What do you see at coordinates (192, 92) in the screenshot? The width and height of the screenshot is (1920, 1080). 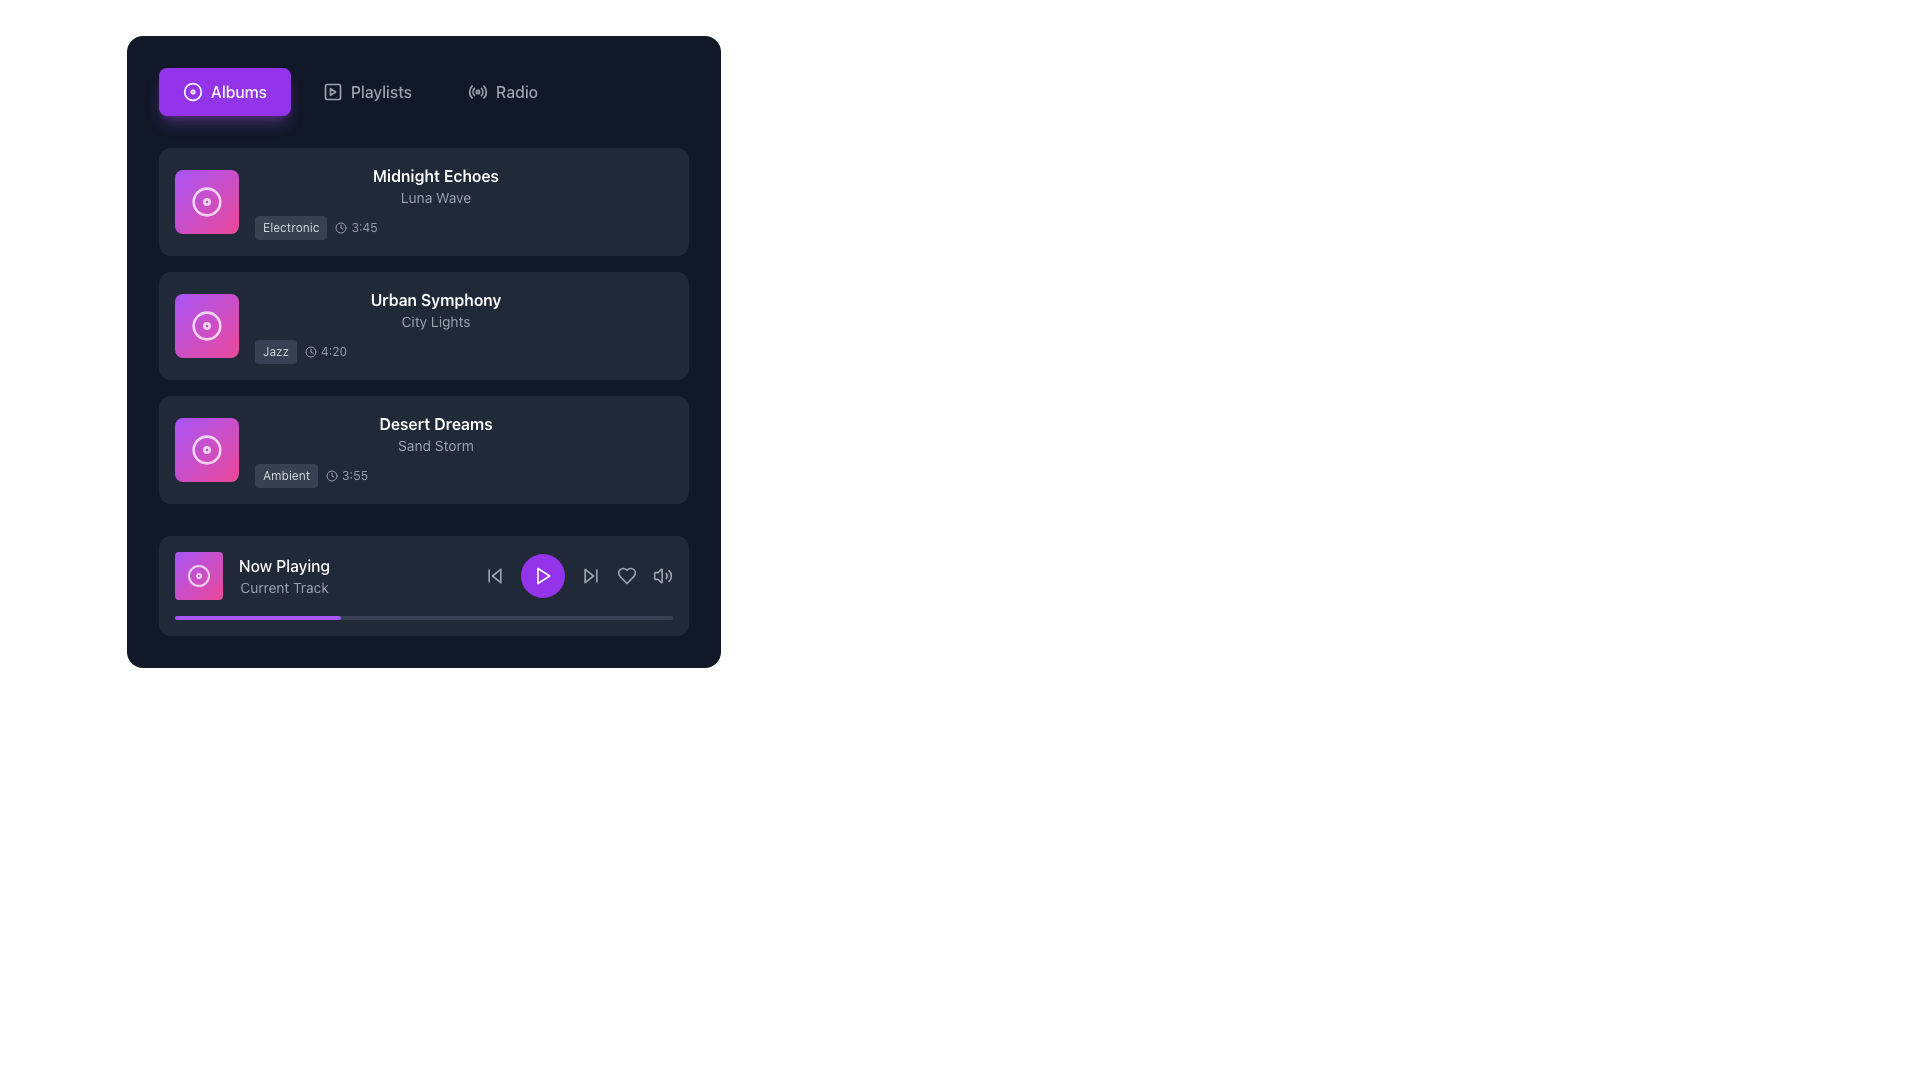 I see `the outer circle of the 'Albums' icon located in the upper navigation bar, which enhances the visual identity of the button` at bounding box center [192, 92].